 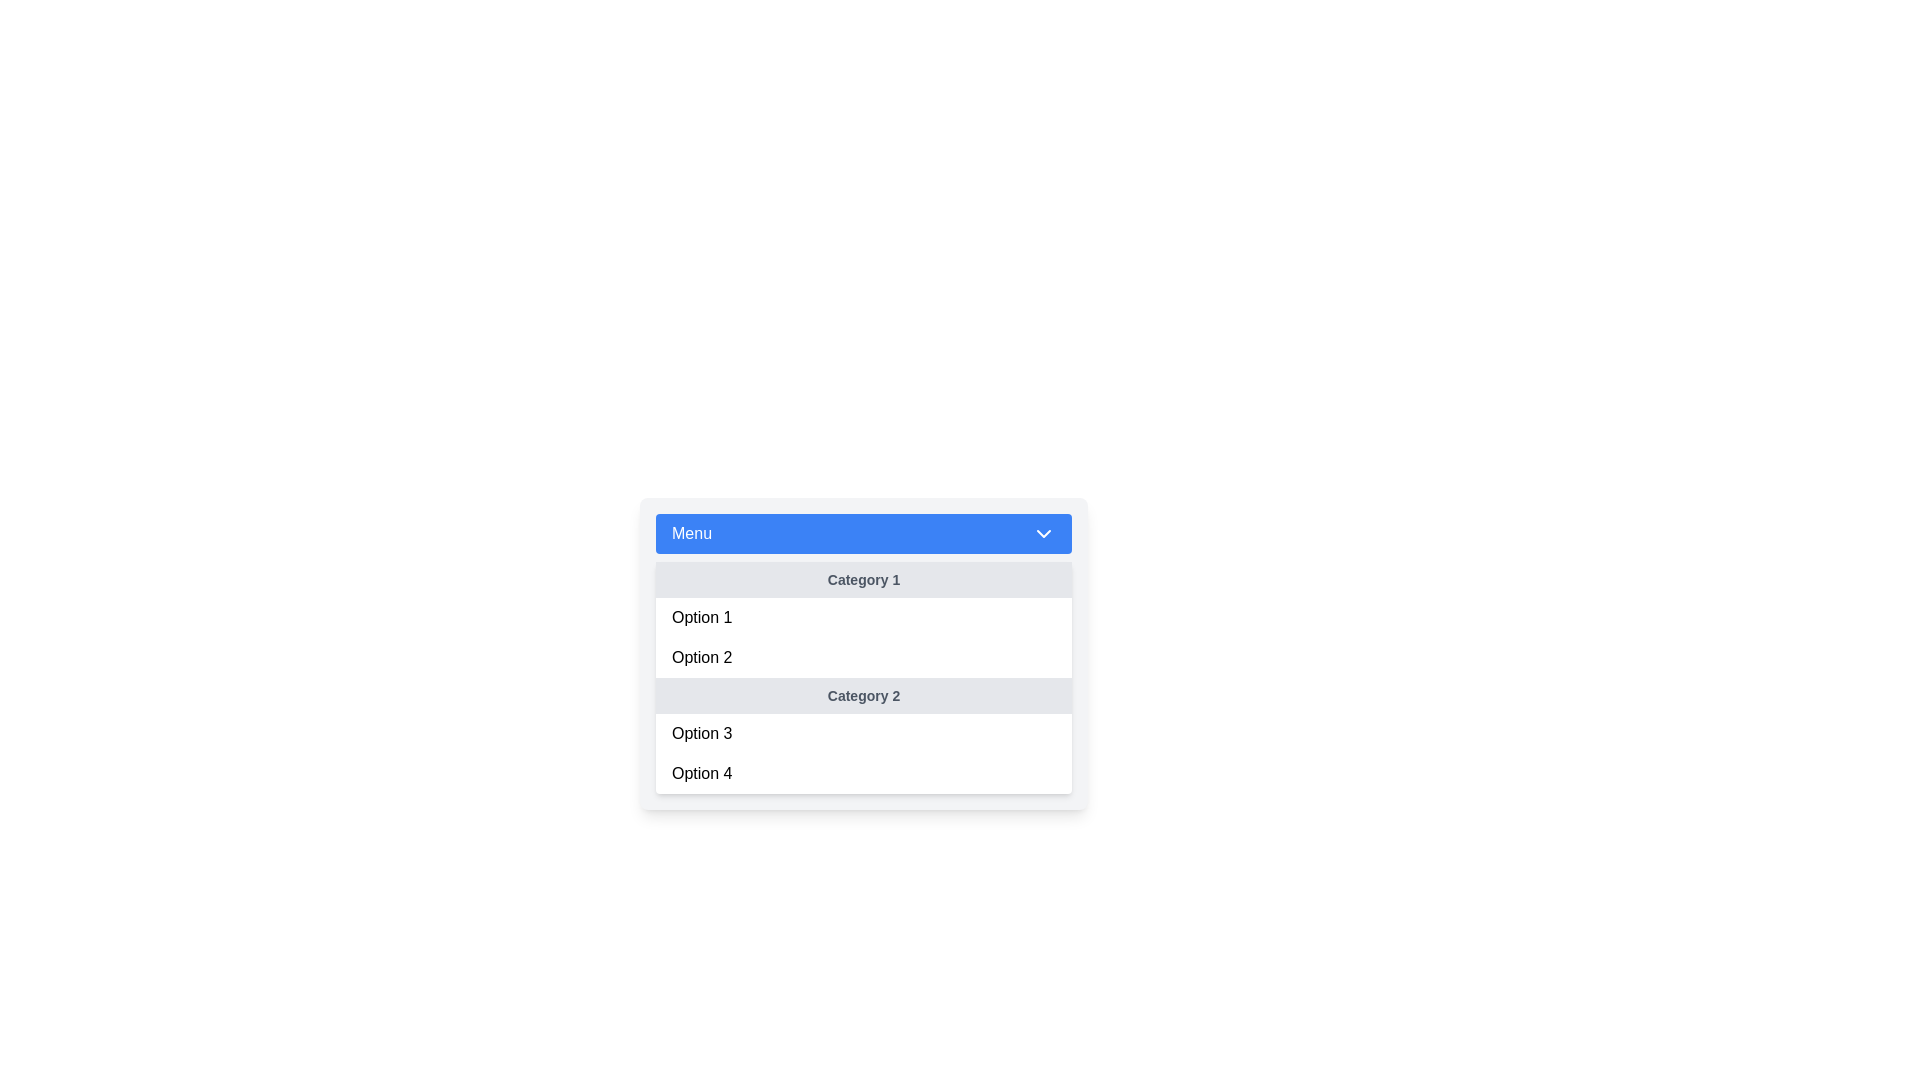 I want to click on the chevron icon located to the right of the 'Menu' label in the top-right corner of the blue header section, so click(x=1042, y=532).